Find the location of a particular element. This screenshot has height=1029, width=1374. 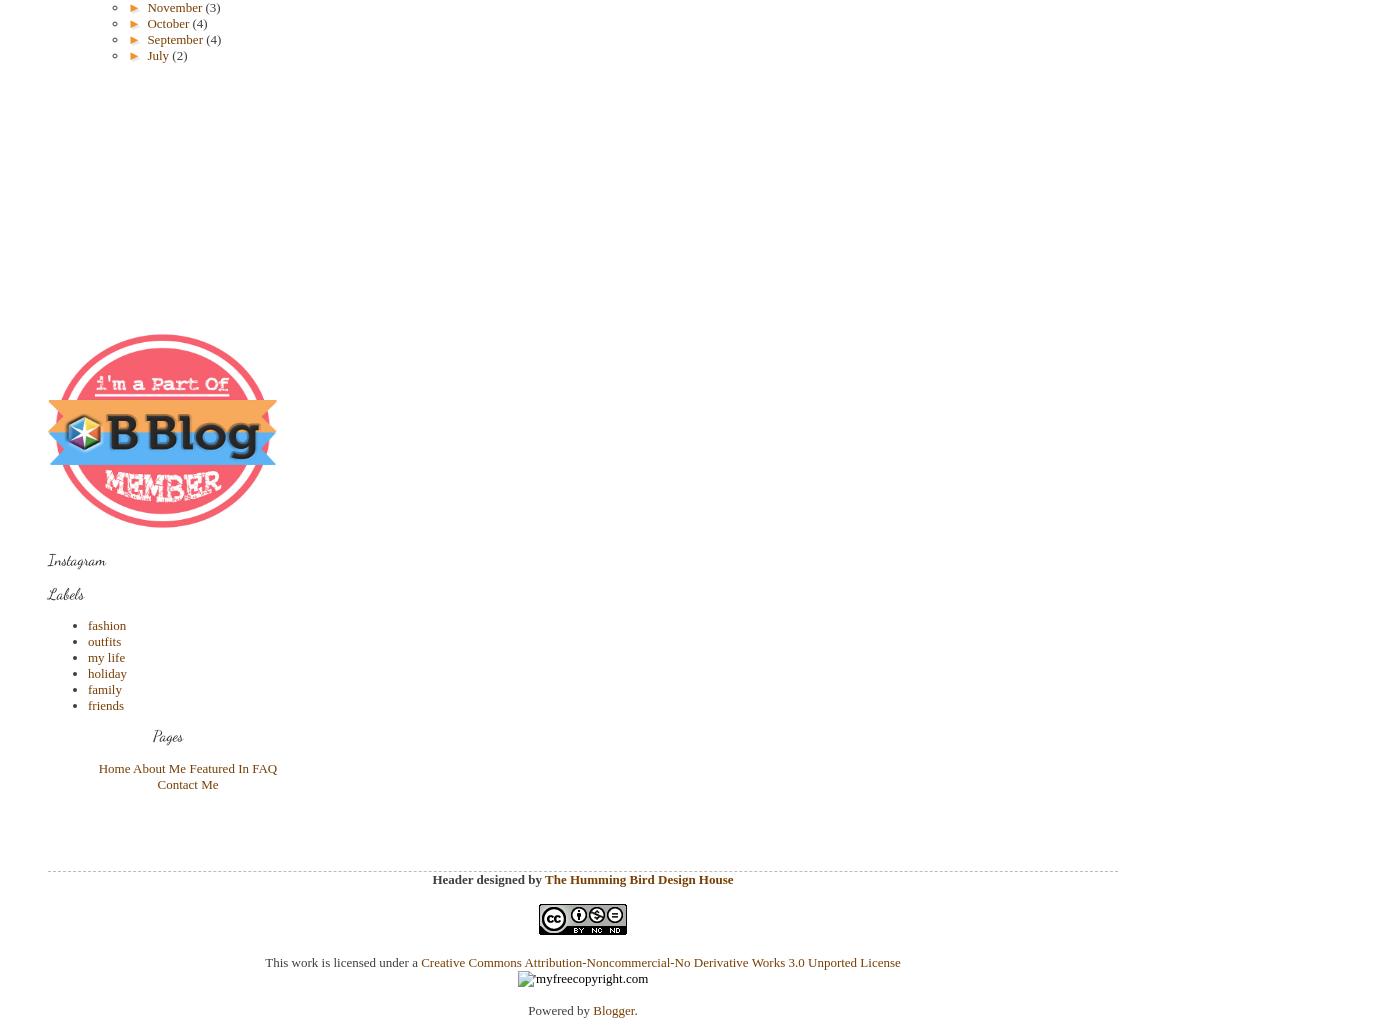

'This work is licensed under a' is located at coordinates (264, 960).